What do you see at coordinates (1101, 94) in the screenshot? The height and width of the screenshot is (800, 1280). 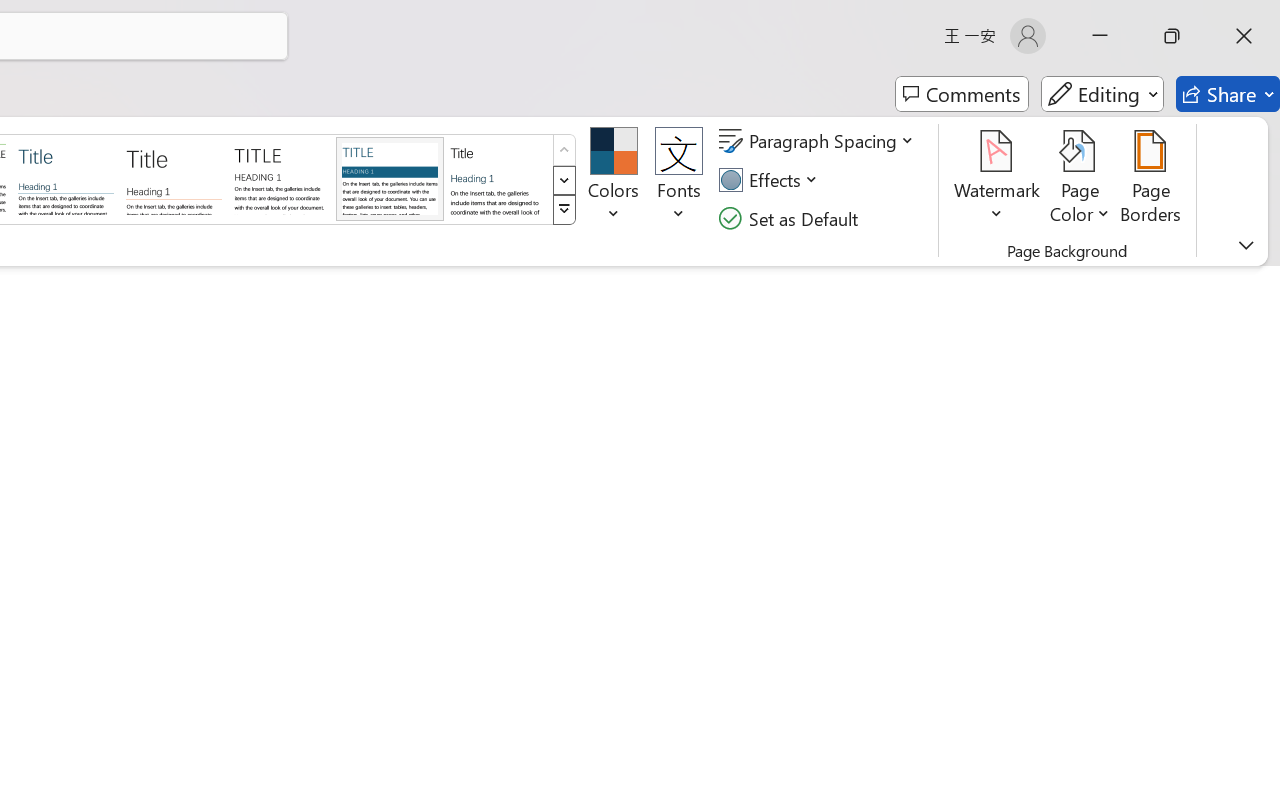 I see `'Editing'` at bounding box center [1101, 94].